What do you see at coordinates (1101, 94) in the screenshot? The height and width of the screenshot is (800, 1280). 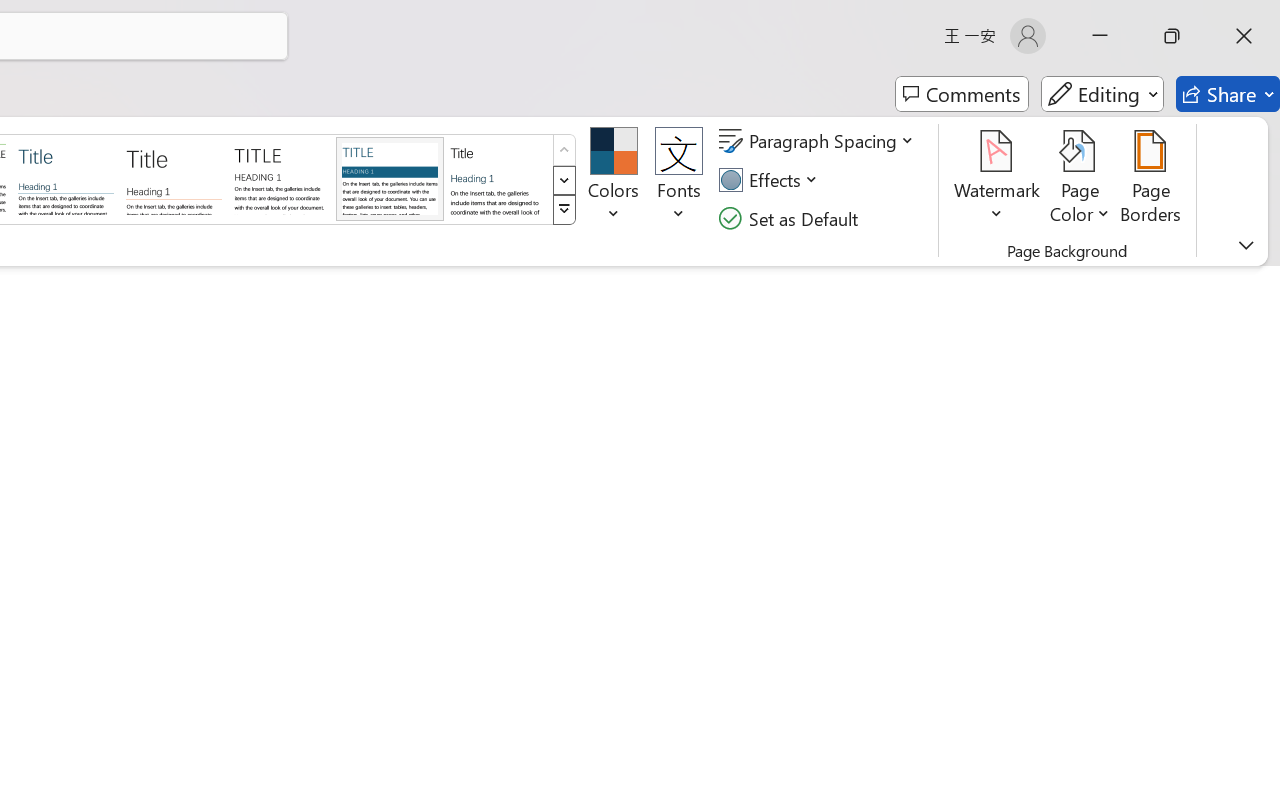 I see `'Editing'` at bounding box center [1101, 94].